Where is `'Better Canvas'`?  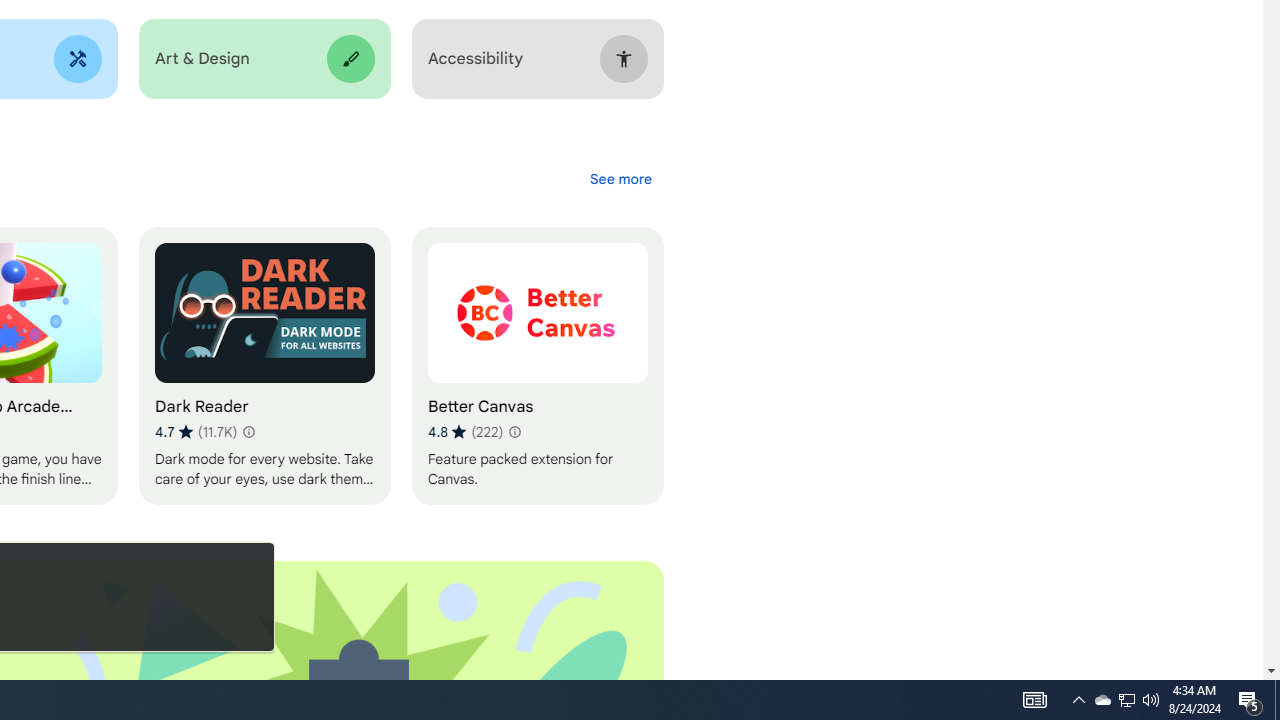 'Better Canvas' is located at coordinates (537, 366).